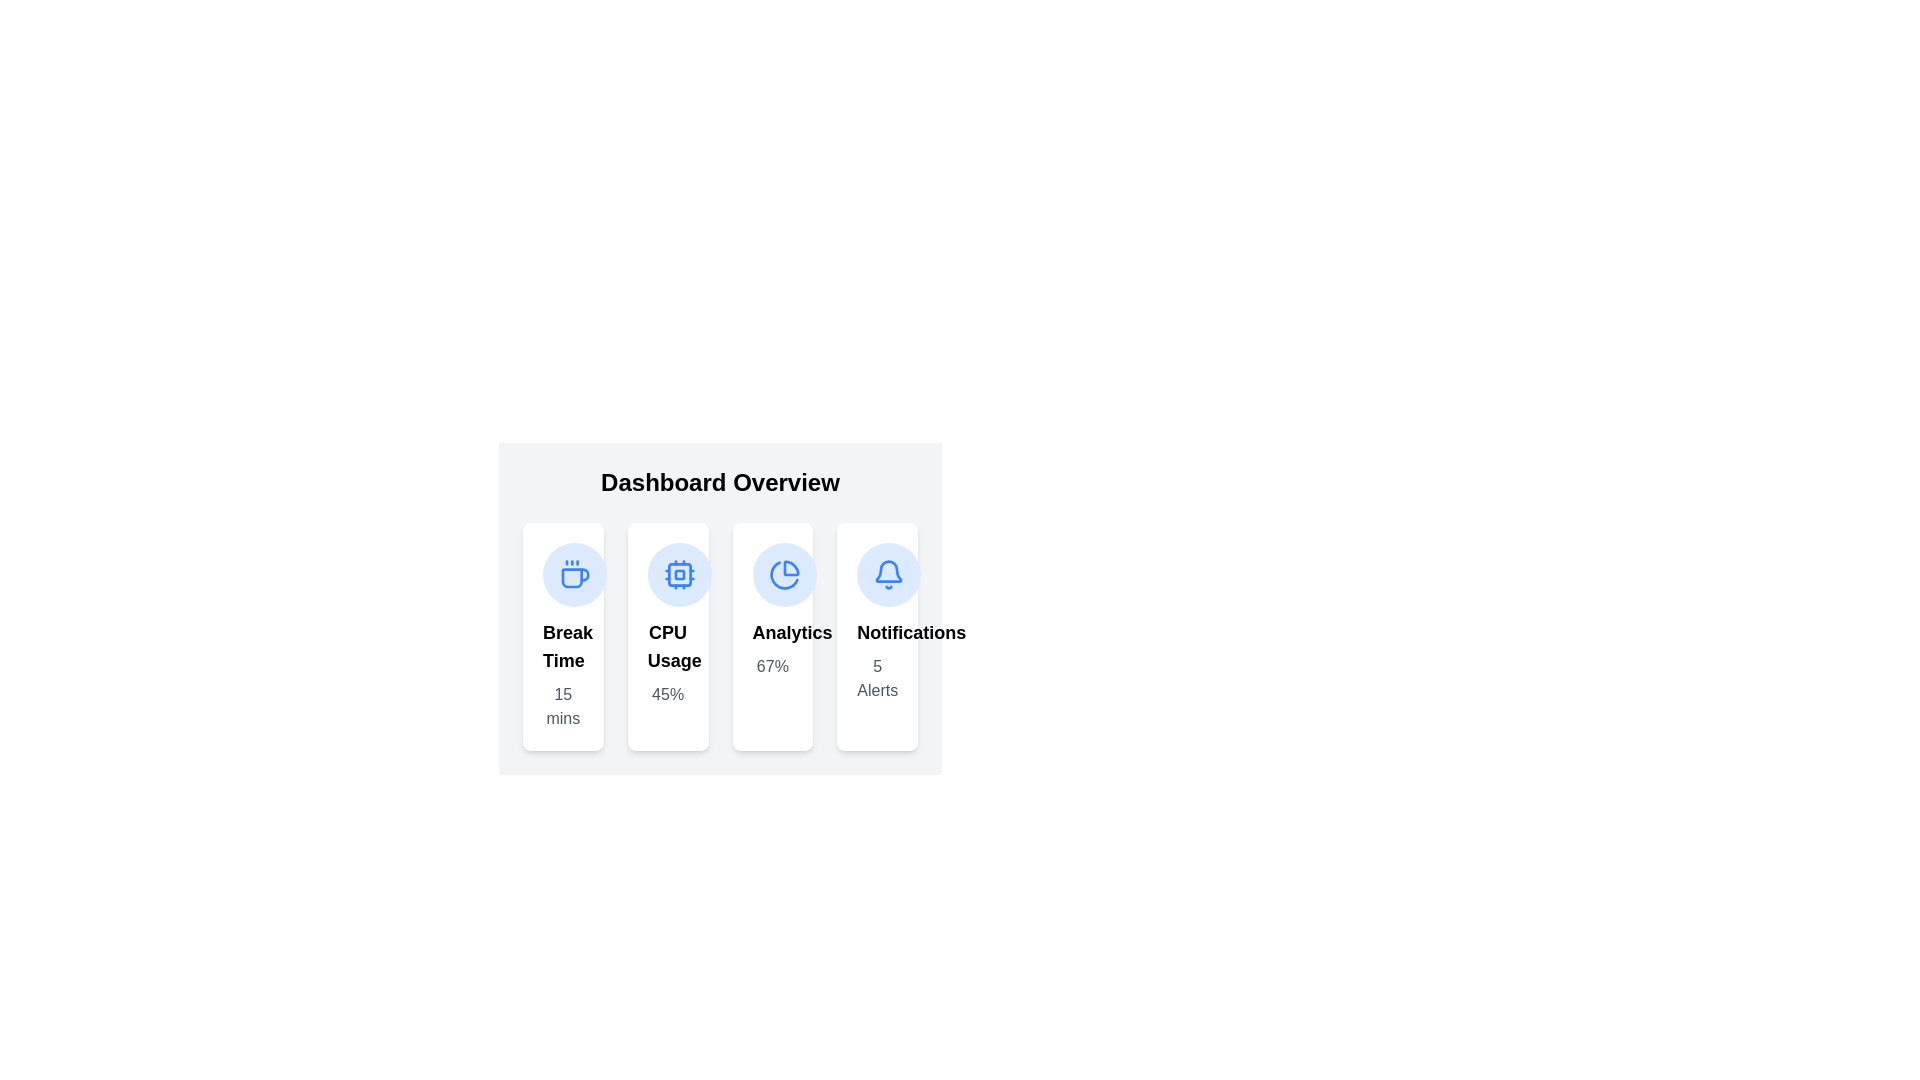  Describe the element at coordinates (771, 632) in the screenshot. I see `text label indicating the category 'Analytics' located in the third card from the left, which is displayed in a horizontal layout, with a percentage '67%' directly below it` at that location.